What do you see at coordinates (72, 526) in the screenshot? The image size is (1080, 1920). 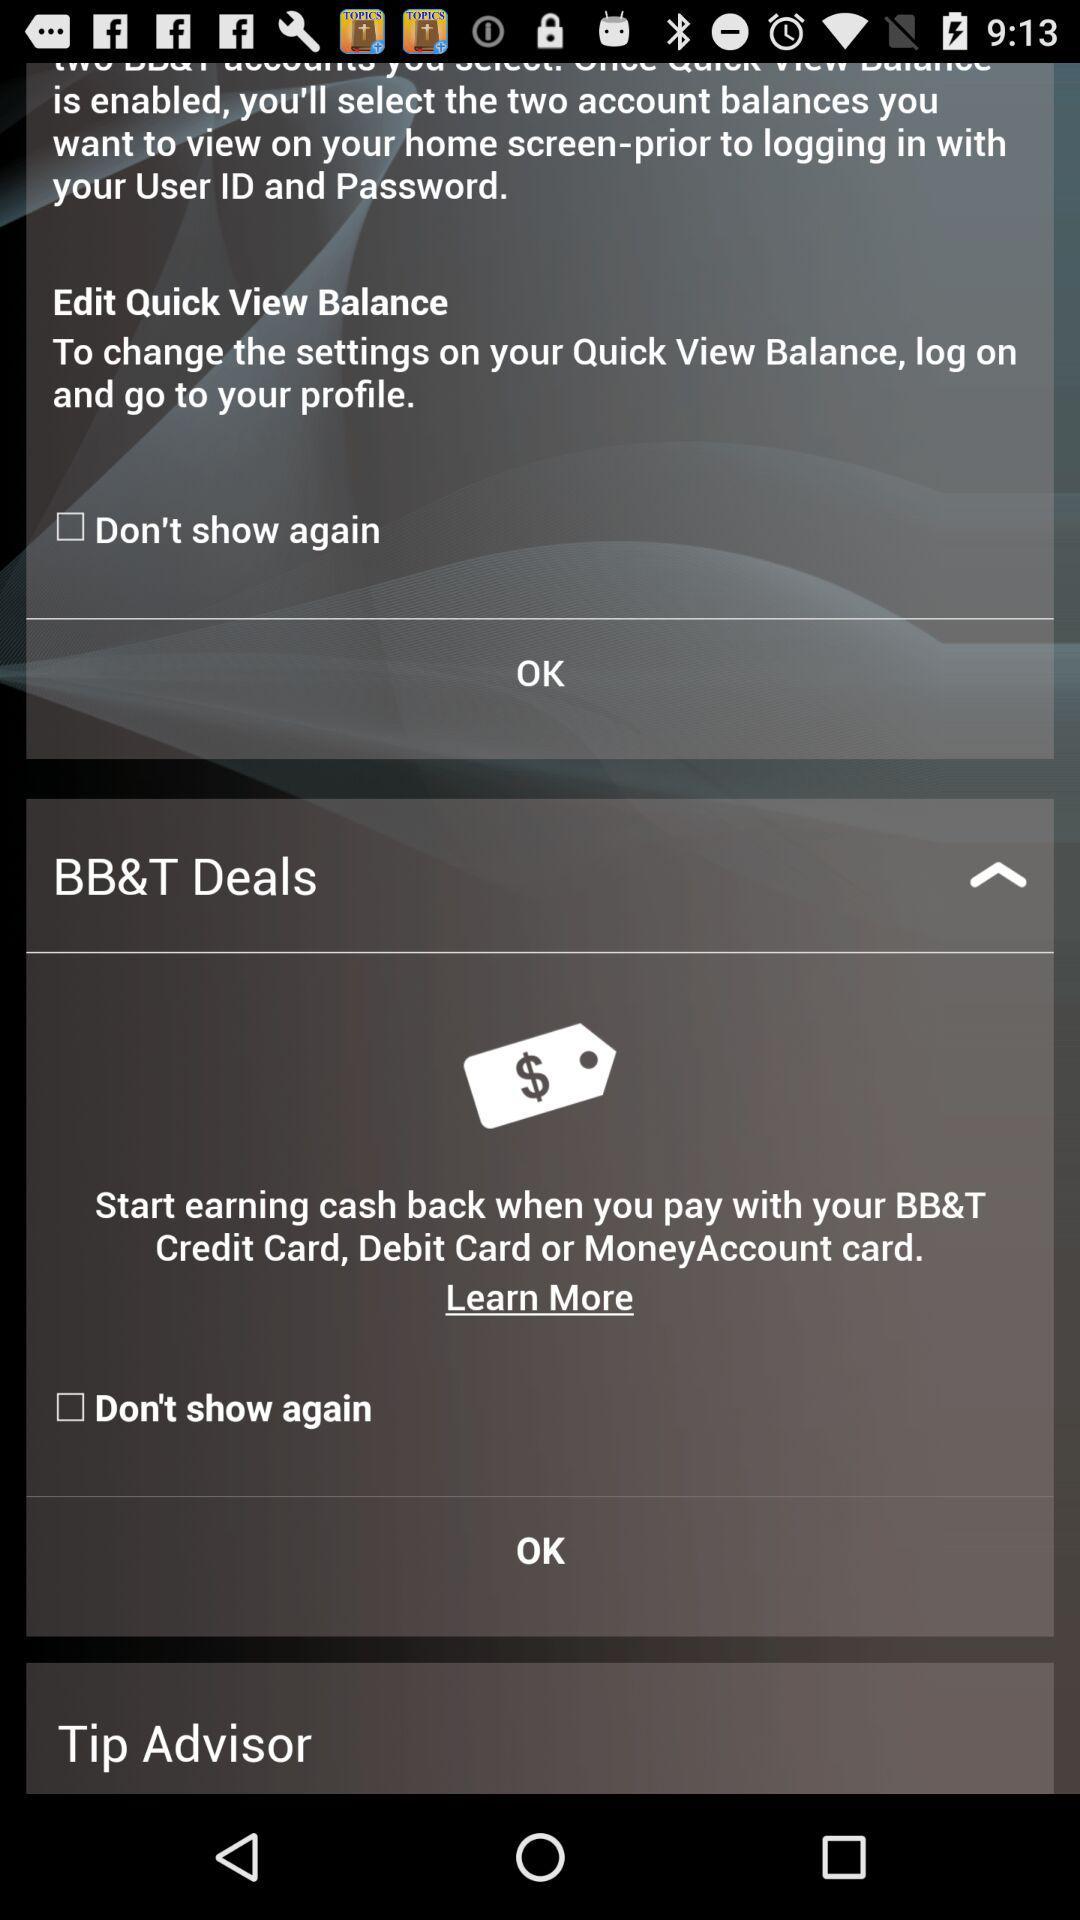 I see `do n't show message` at bounding box center [72, 526].